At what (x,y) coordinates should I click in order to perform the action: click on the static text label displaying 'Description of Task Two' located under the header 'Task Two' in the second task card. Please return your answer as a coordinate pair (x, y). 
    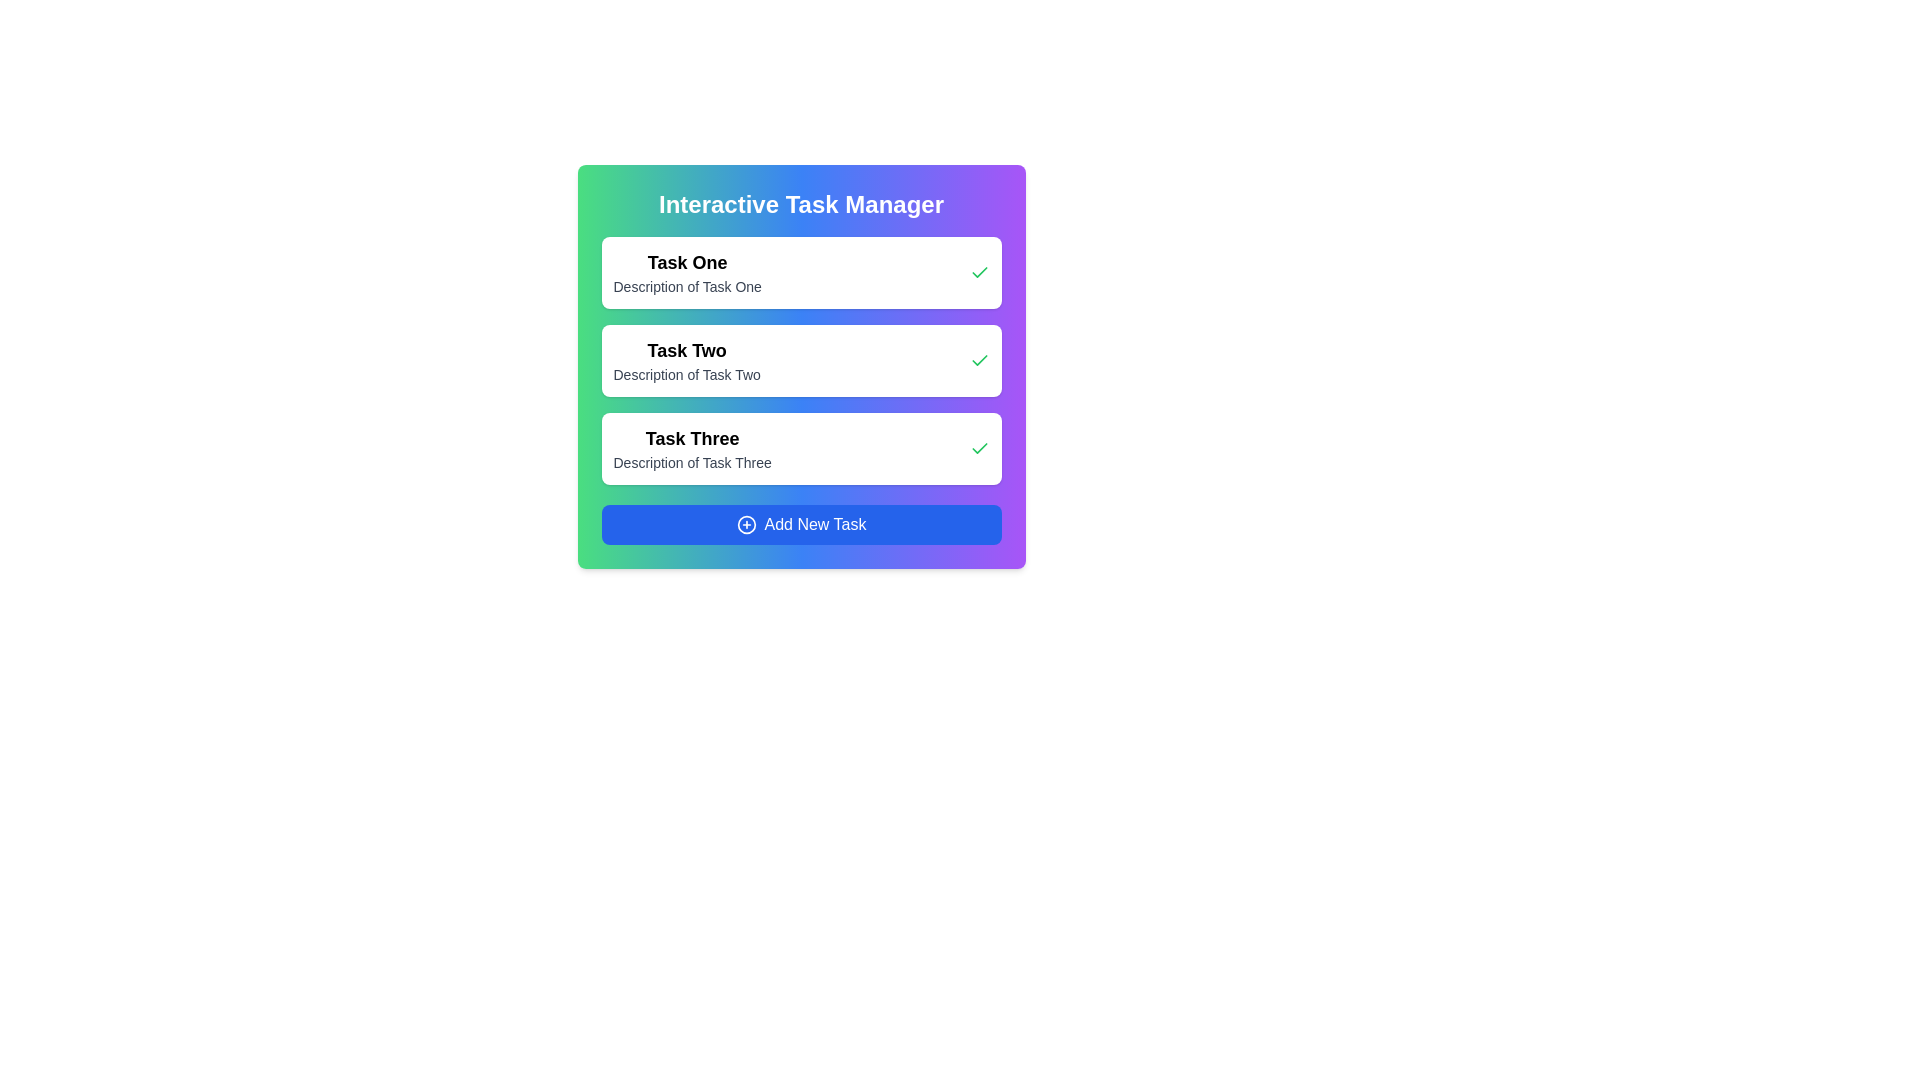
    Looking at the image, I should click on (687, 374).